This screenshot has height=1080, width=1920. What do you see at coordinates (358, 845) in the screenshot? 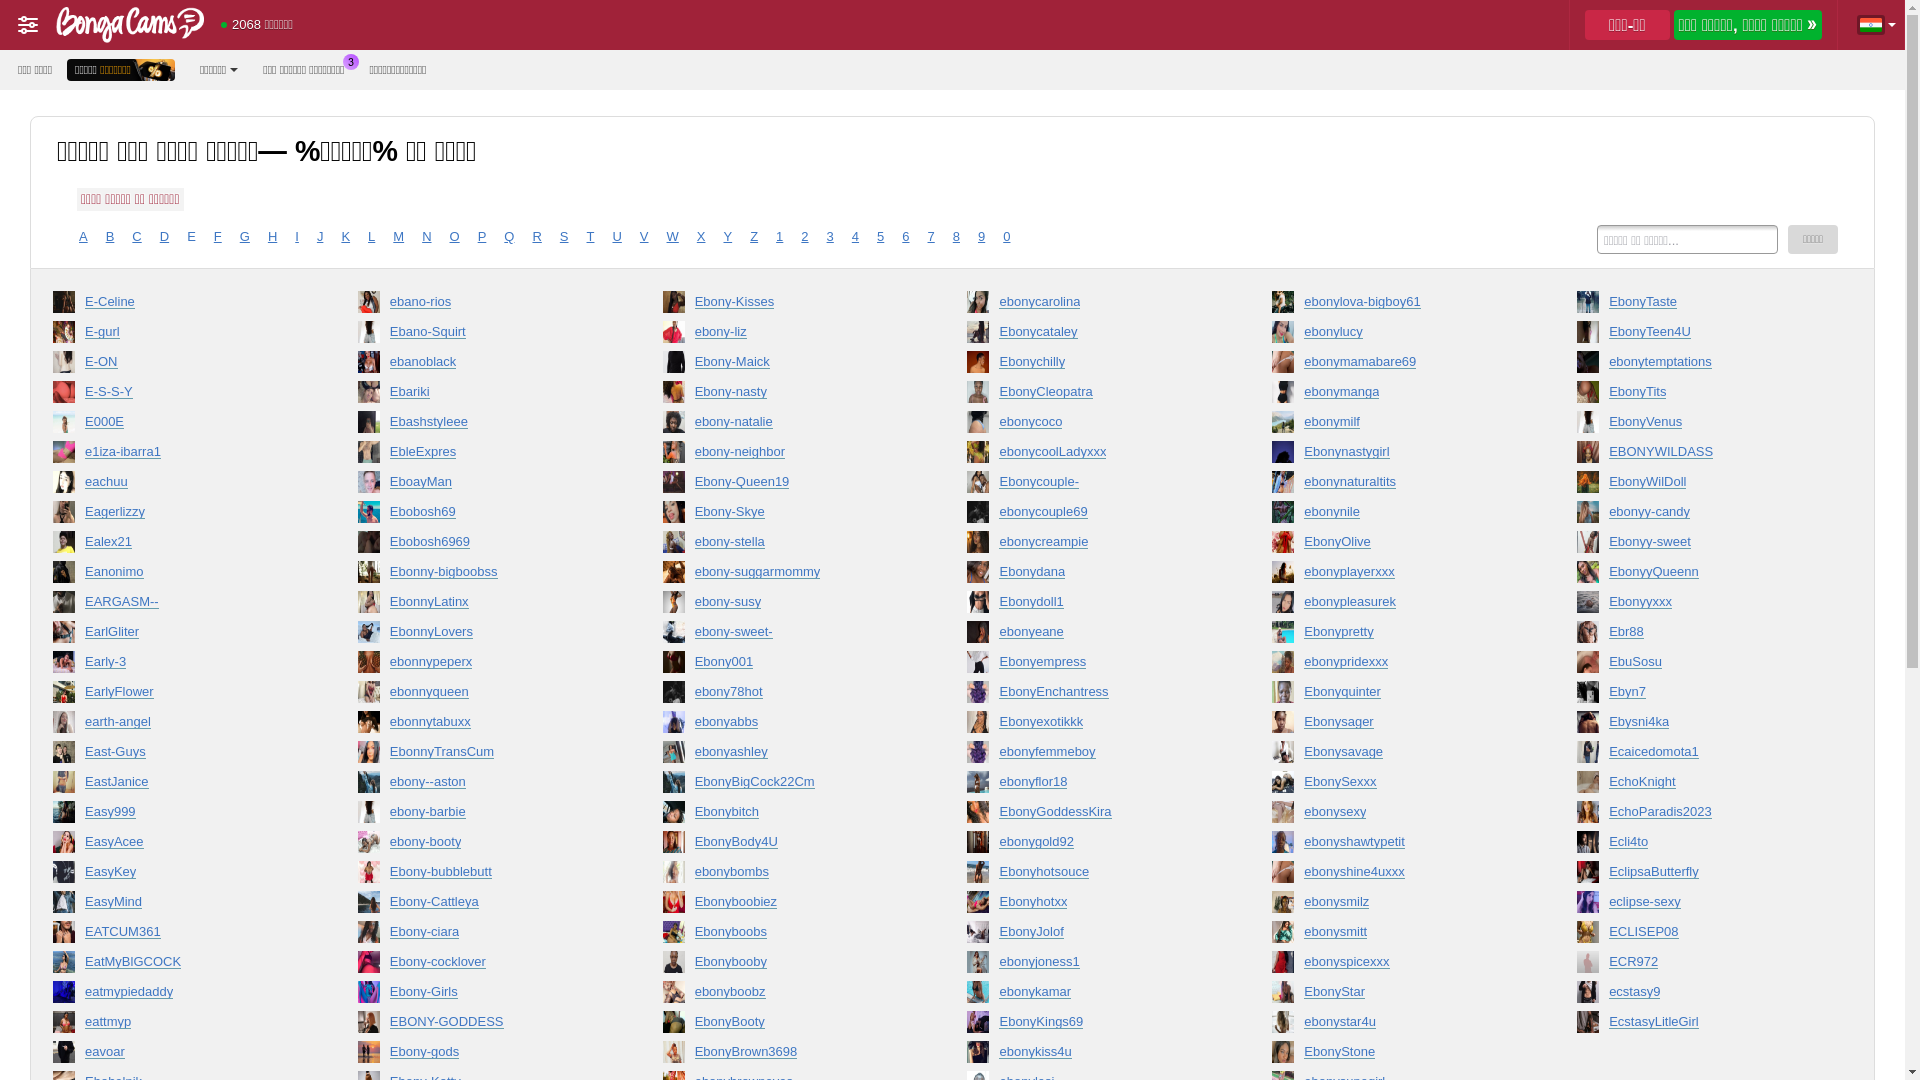
I see `'ebony-booty'` at bounding box center [358, 845].